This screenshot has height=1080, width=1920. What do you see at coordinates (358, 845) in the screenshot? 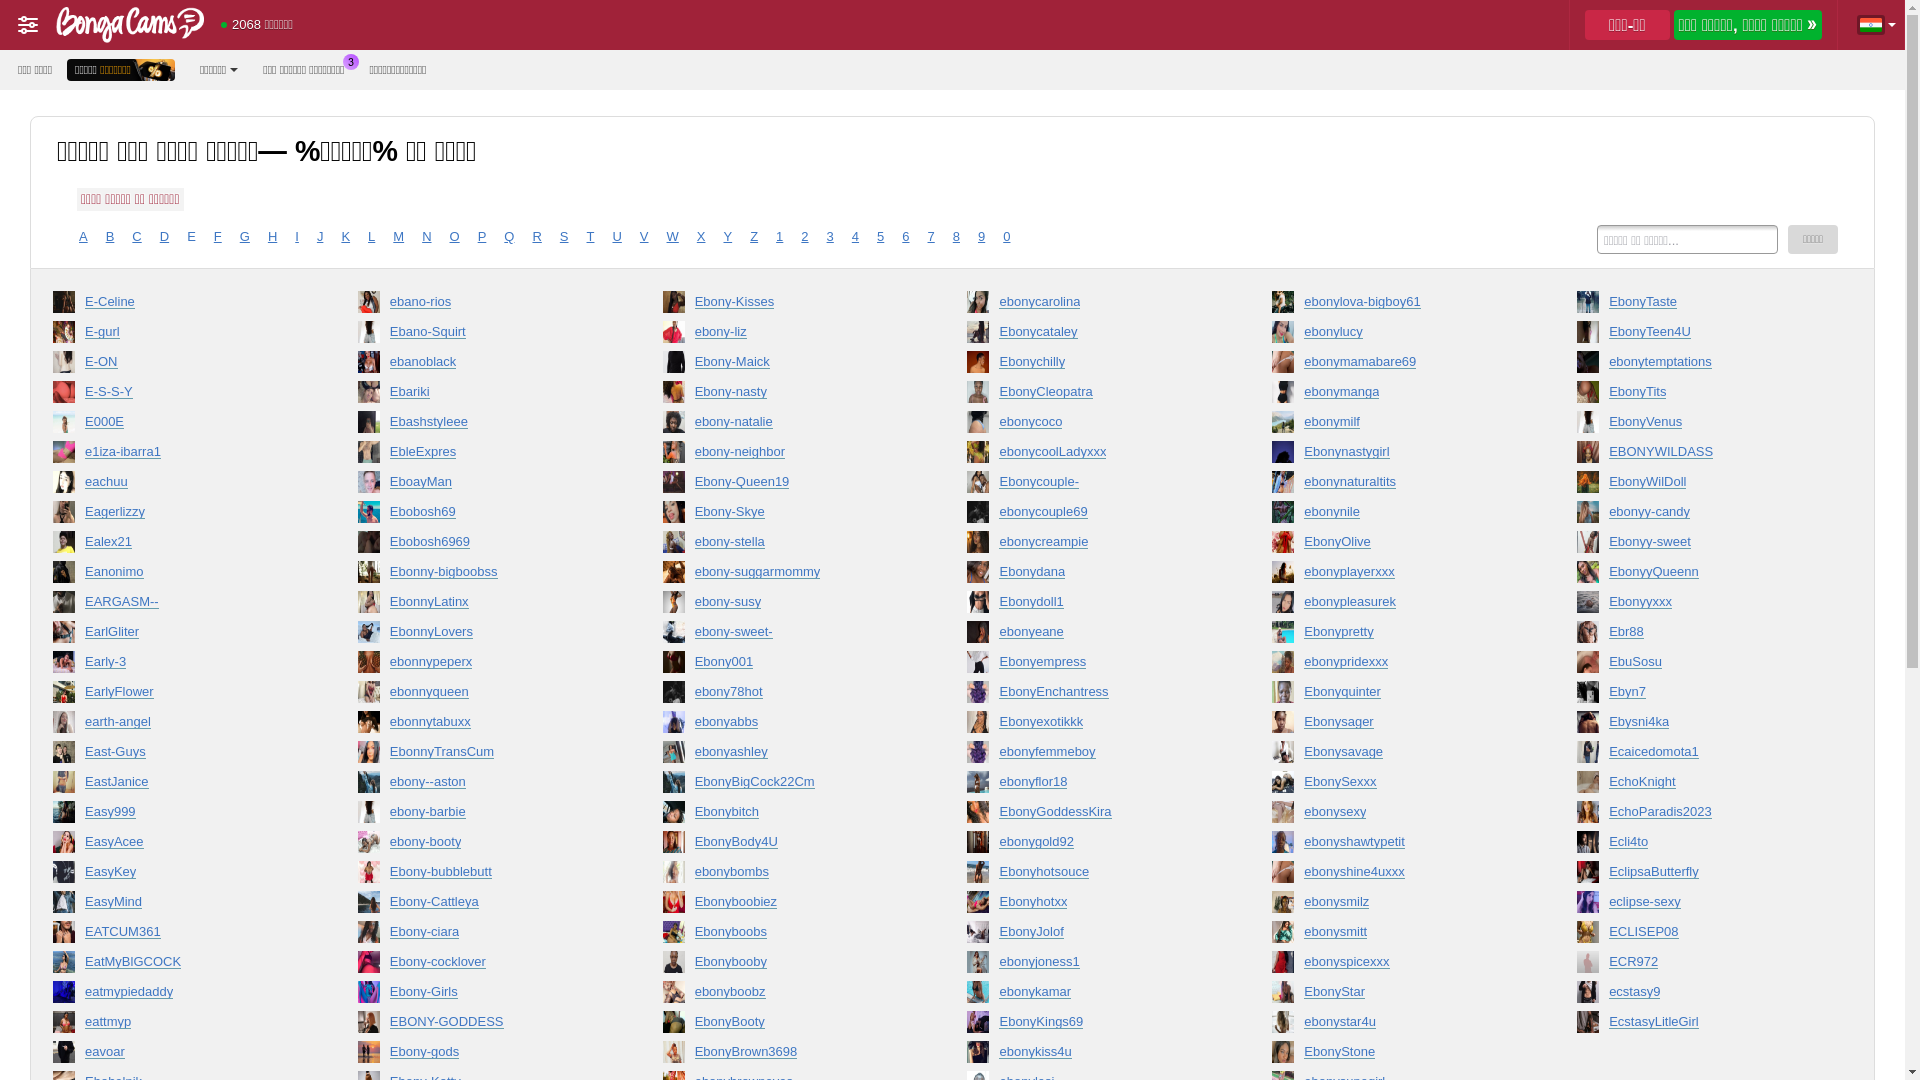
I see `'ebony-booty'` at bounding box center [358, 845].